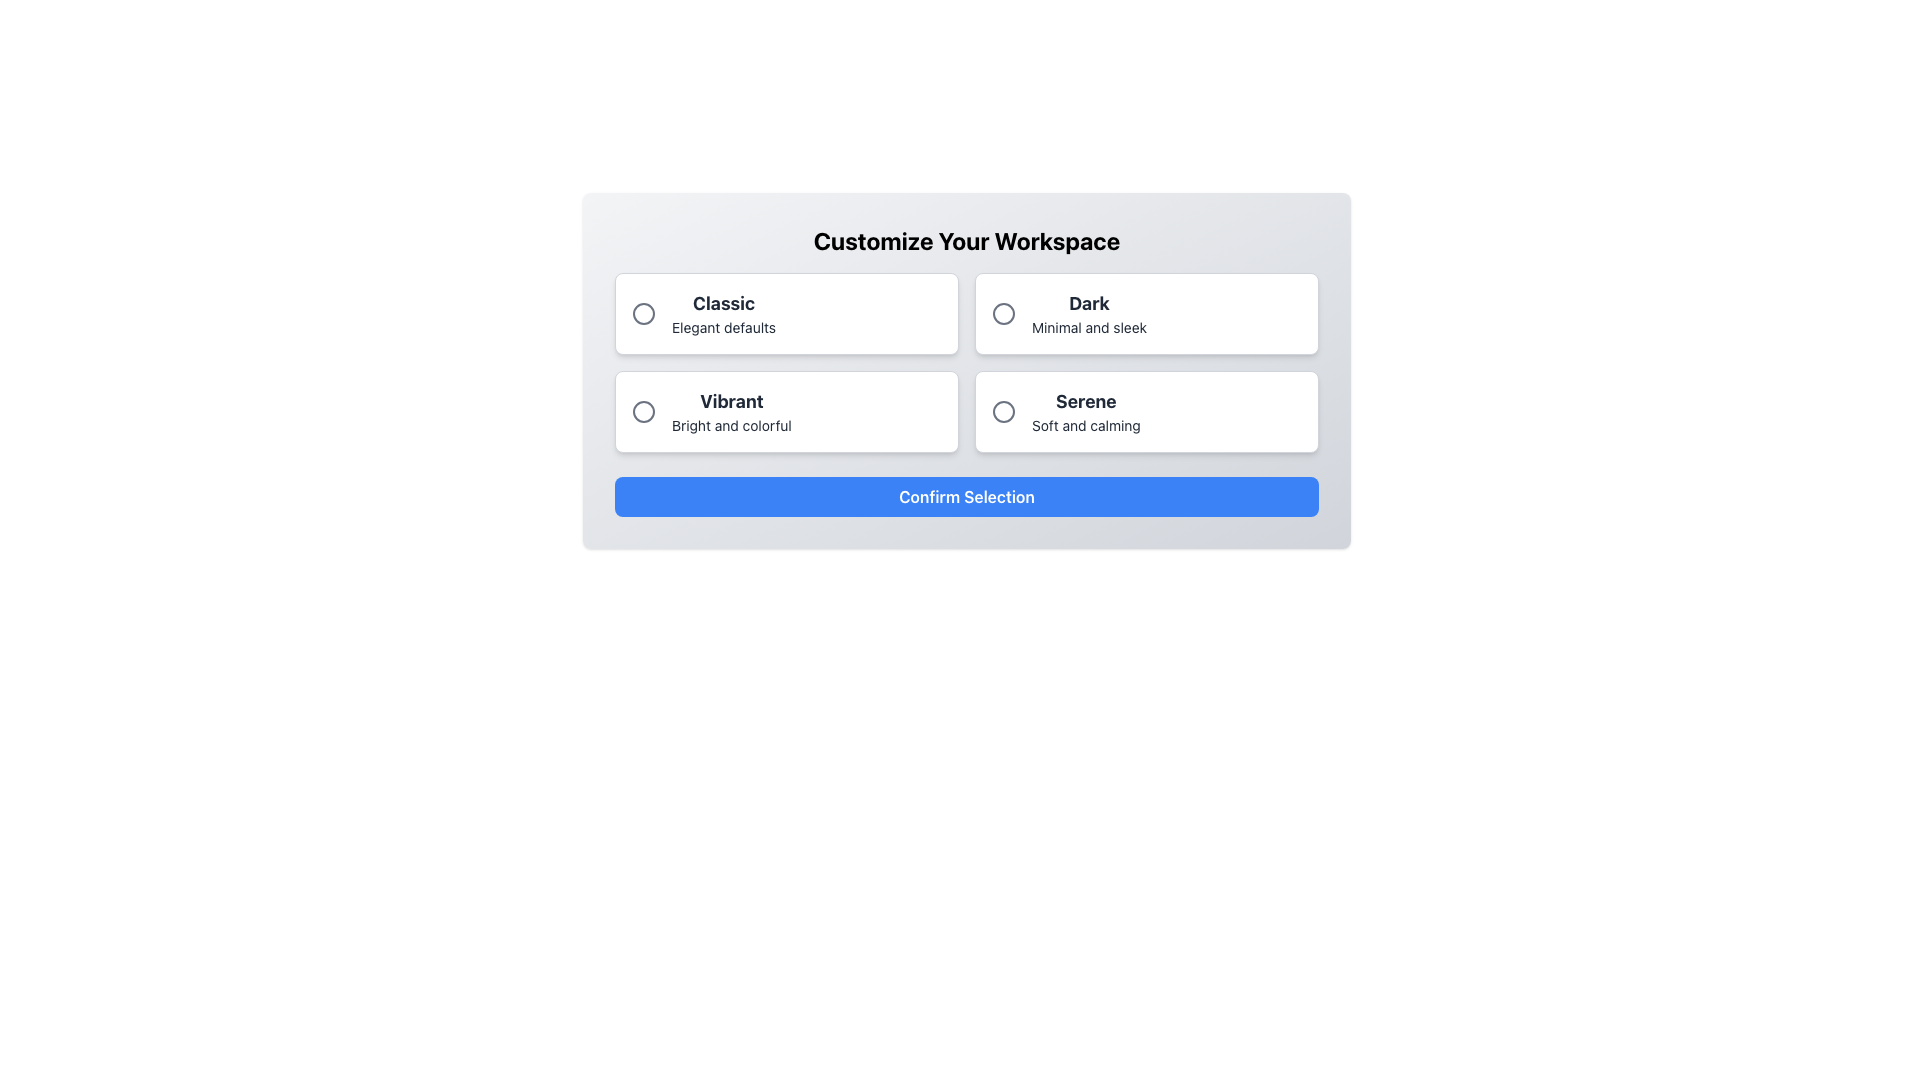 The height and width of the screenshot is (1080, 1920). I want to click on the heading text that informs users about the purpose of the panel, which is to customize the workspace, so click(966, 239).